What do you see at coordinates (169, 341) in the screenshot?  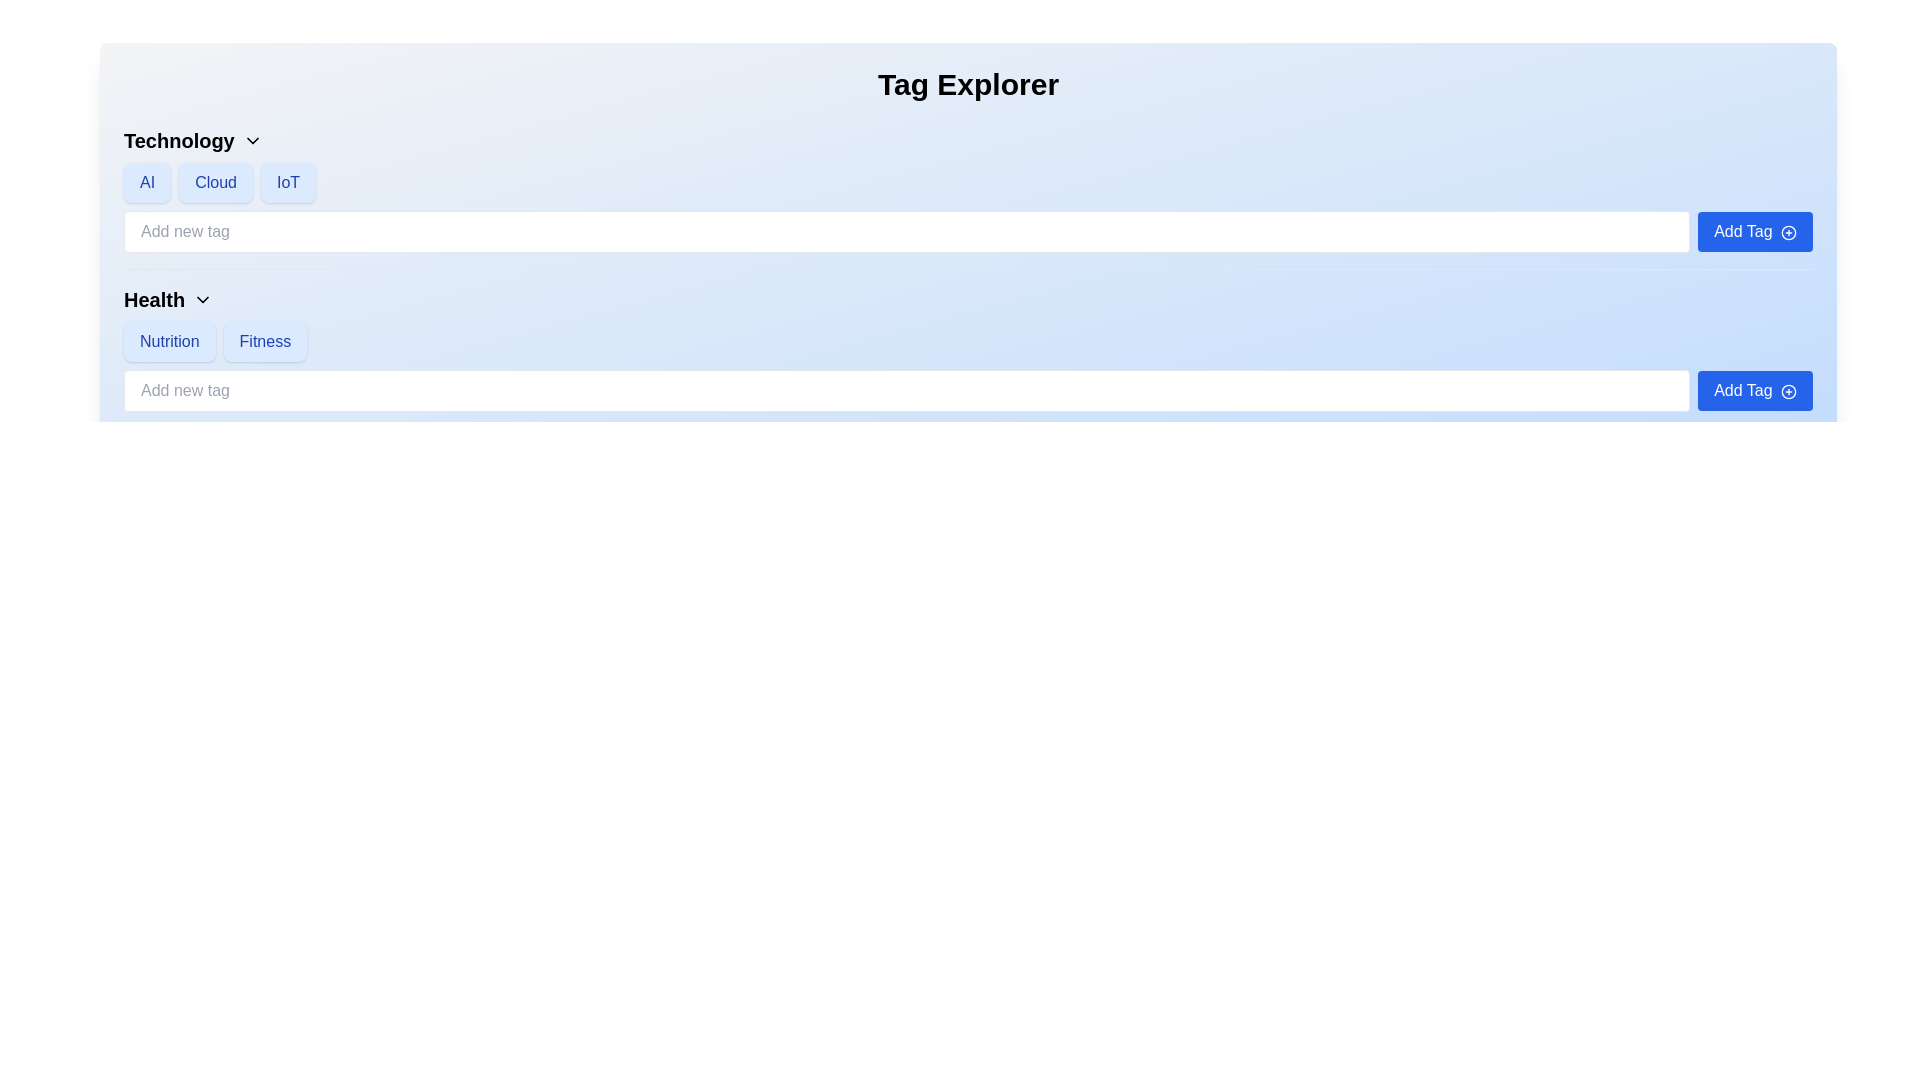 I see `the 'Nutrition' label tag, which has a light blue background and blue text, positioned in the 'Health' section to the left of the 'Fitness' tag` at bounding box center [169, 341].